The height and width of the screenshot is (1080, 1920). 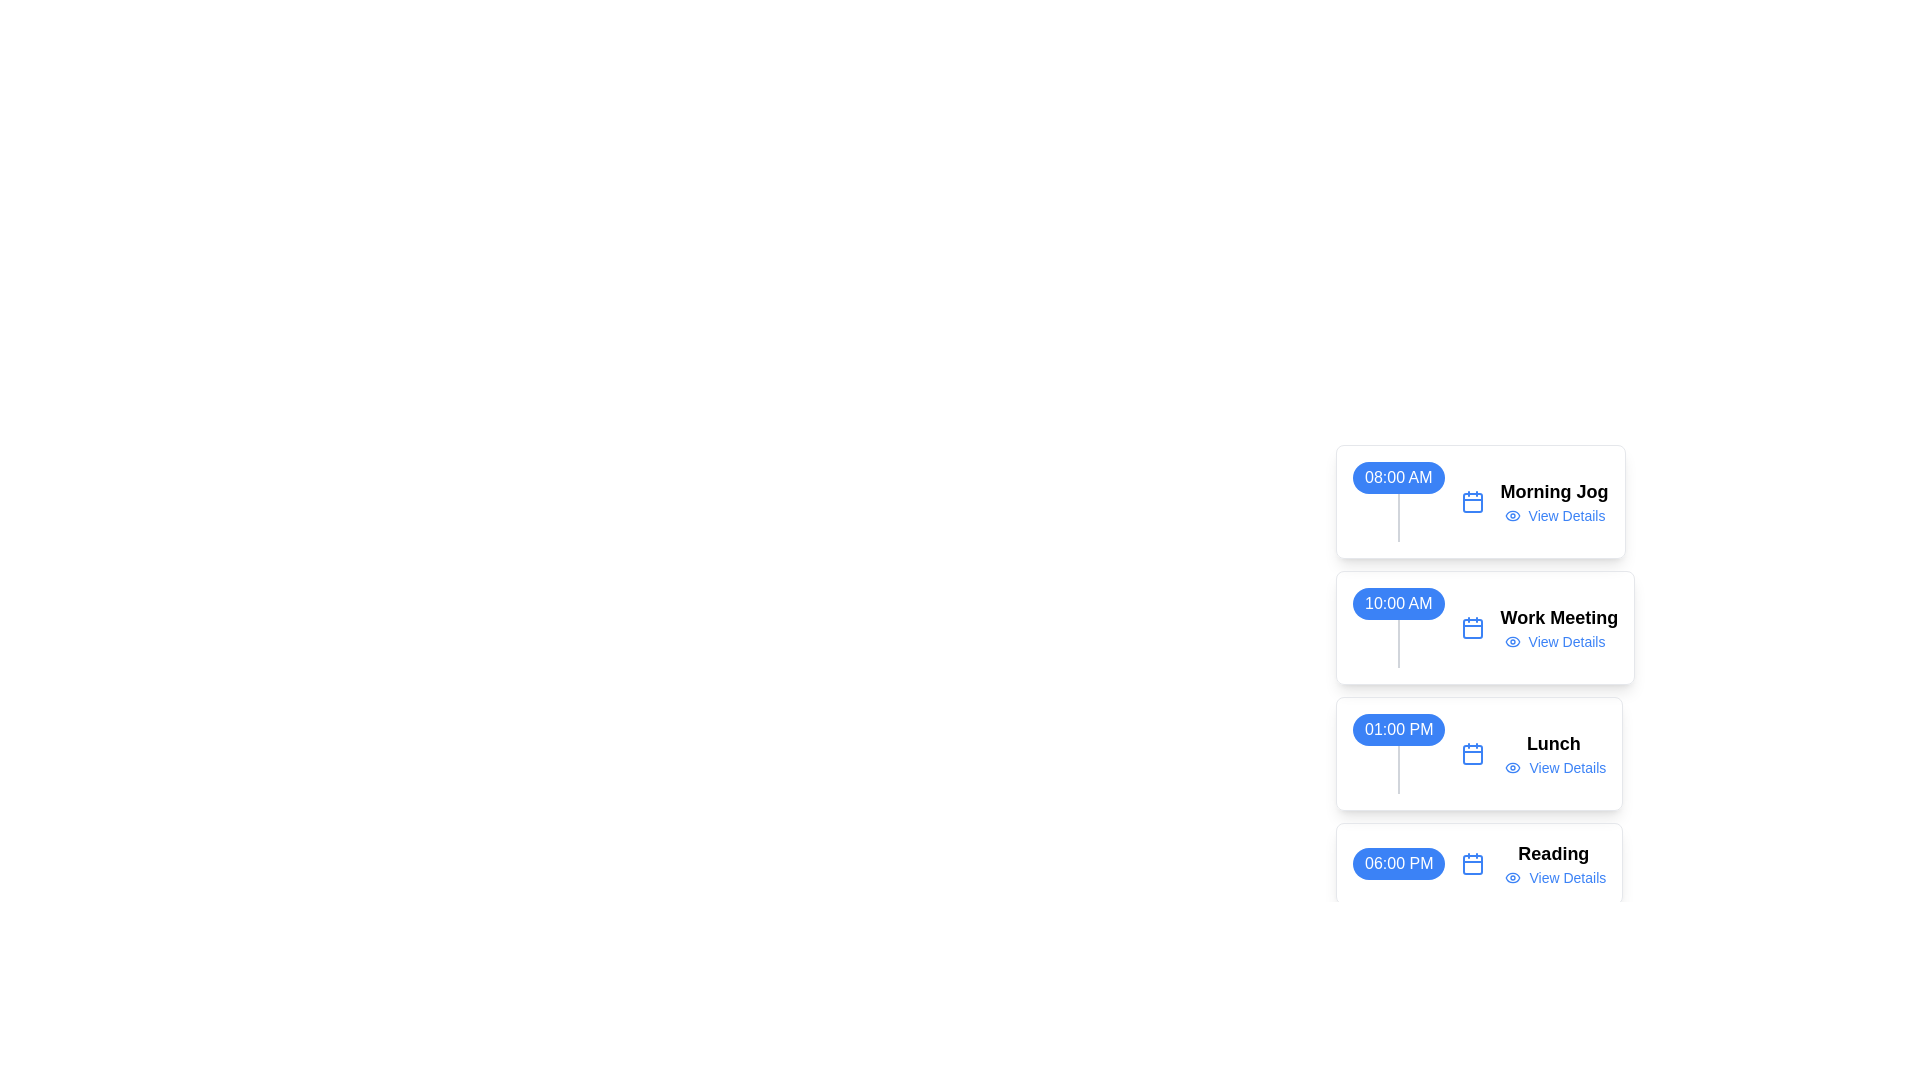 I want to click on the interactive text hyperlink located beneath the 'Lunch' title to underline the text, so click(x=1552, y=766).